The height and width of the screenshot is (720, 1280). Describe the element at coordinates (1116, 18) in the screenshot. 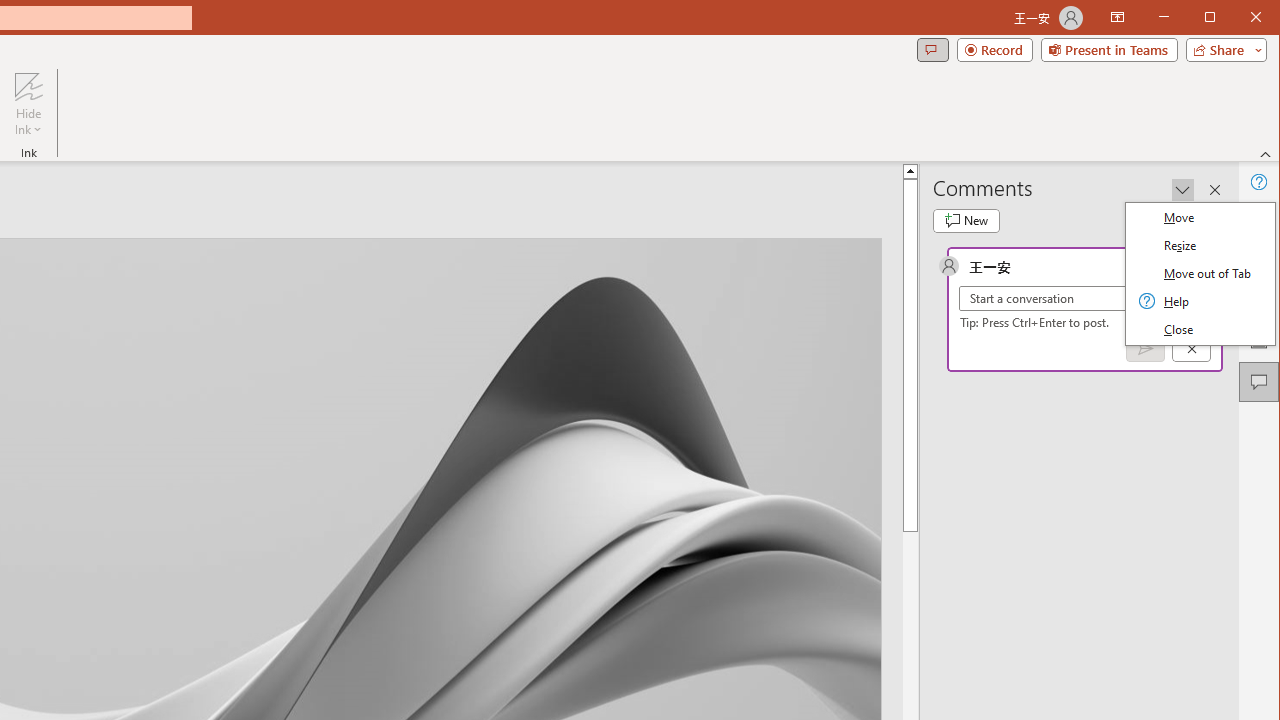

I see `'Ribbon Display Options'` at that location.